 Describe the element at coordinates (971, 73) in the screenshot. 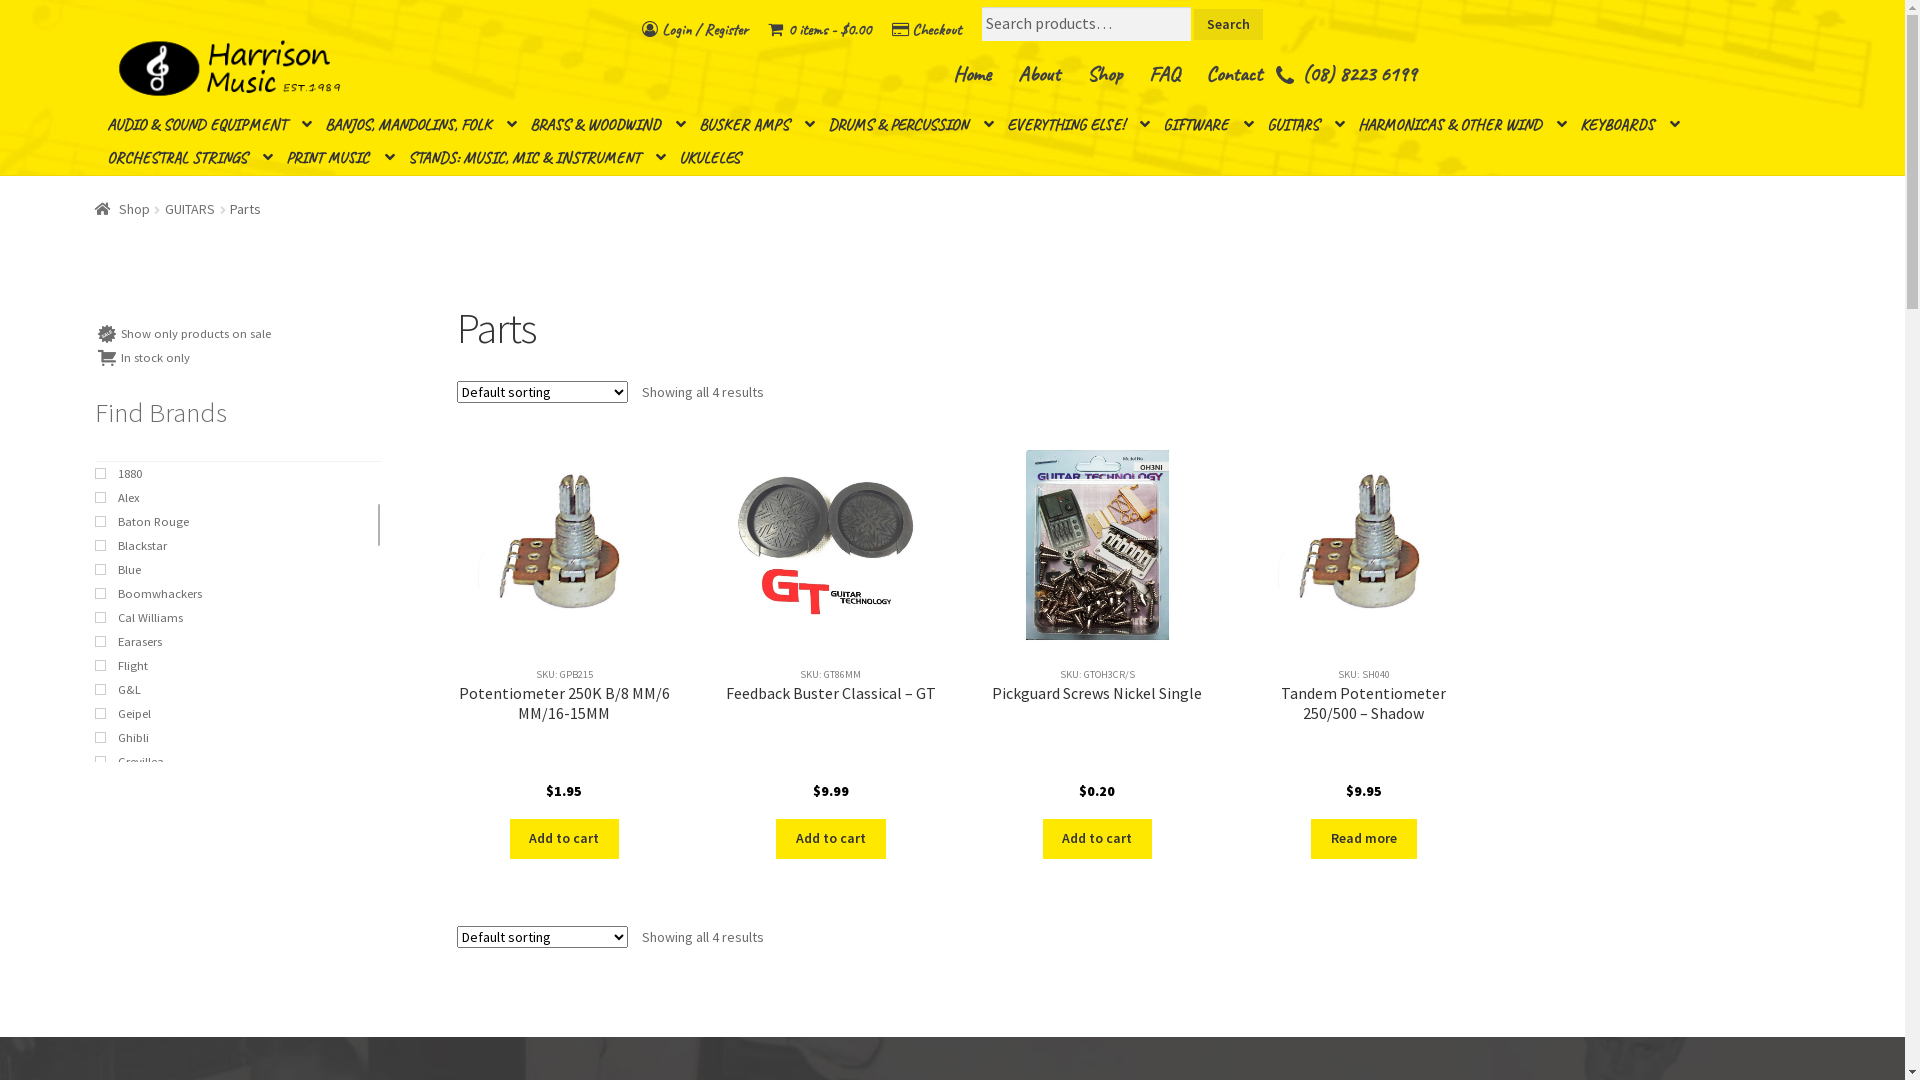

I see `'Home'` at that location.